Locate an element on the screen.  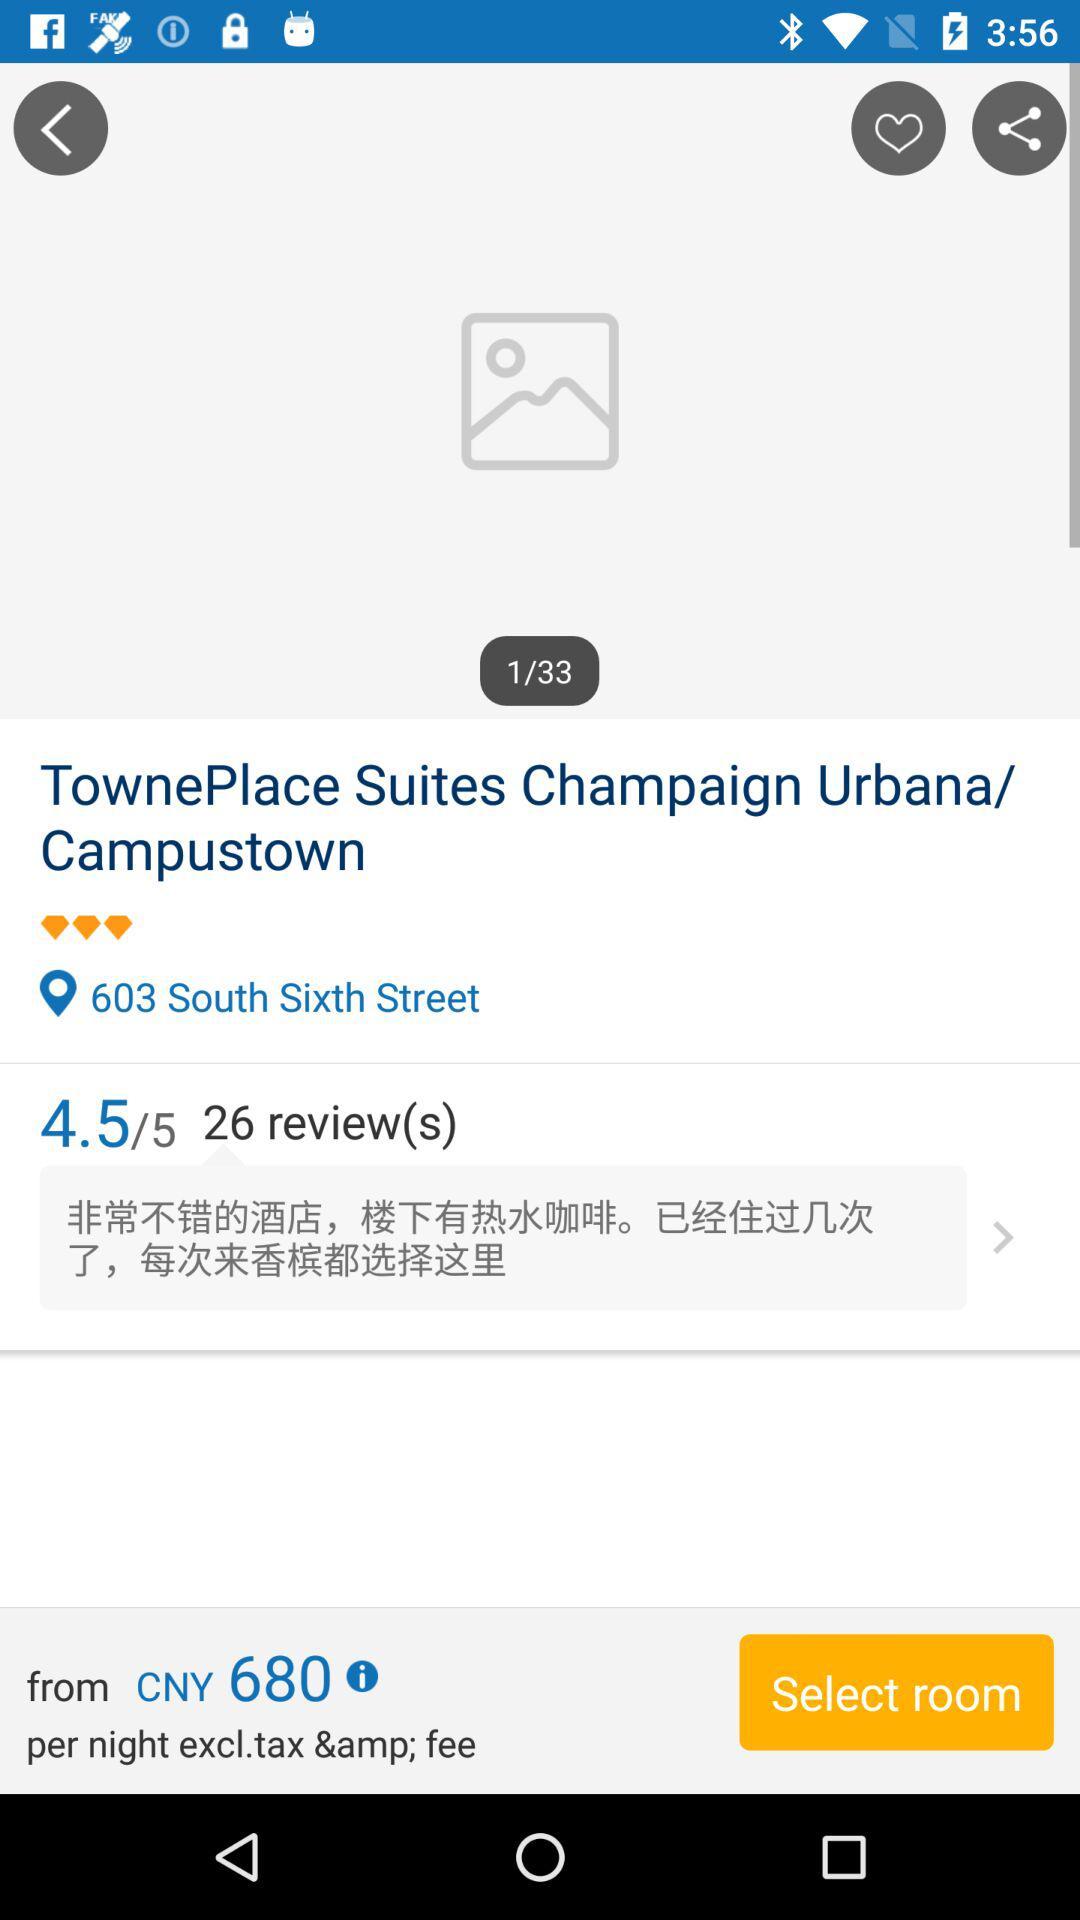
the item to the right of the per night excl is located at coordinates (895, 1691).